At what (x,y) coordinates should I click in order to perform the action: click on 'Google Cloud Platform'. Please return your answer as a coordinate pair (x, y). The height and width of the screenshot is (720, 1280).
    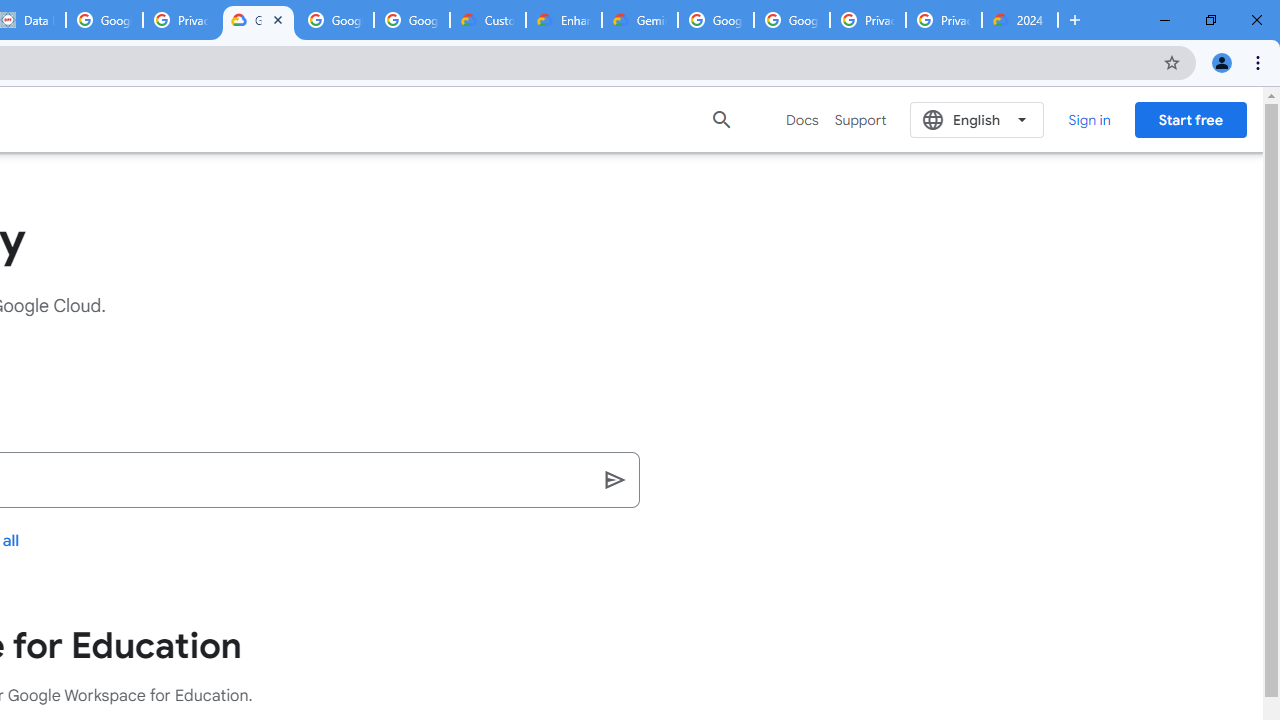
    Looking at the image, I should click on (790, 20).